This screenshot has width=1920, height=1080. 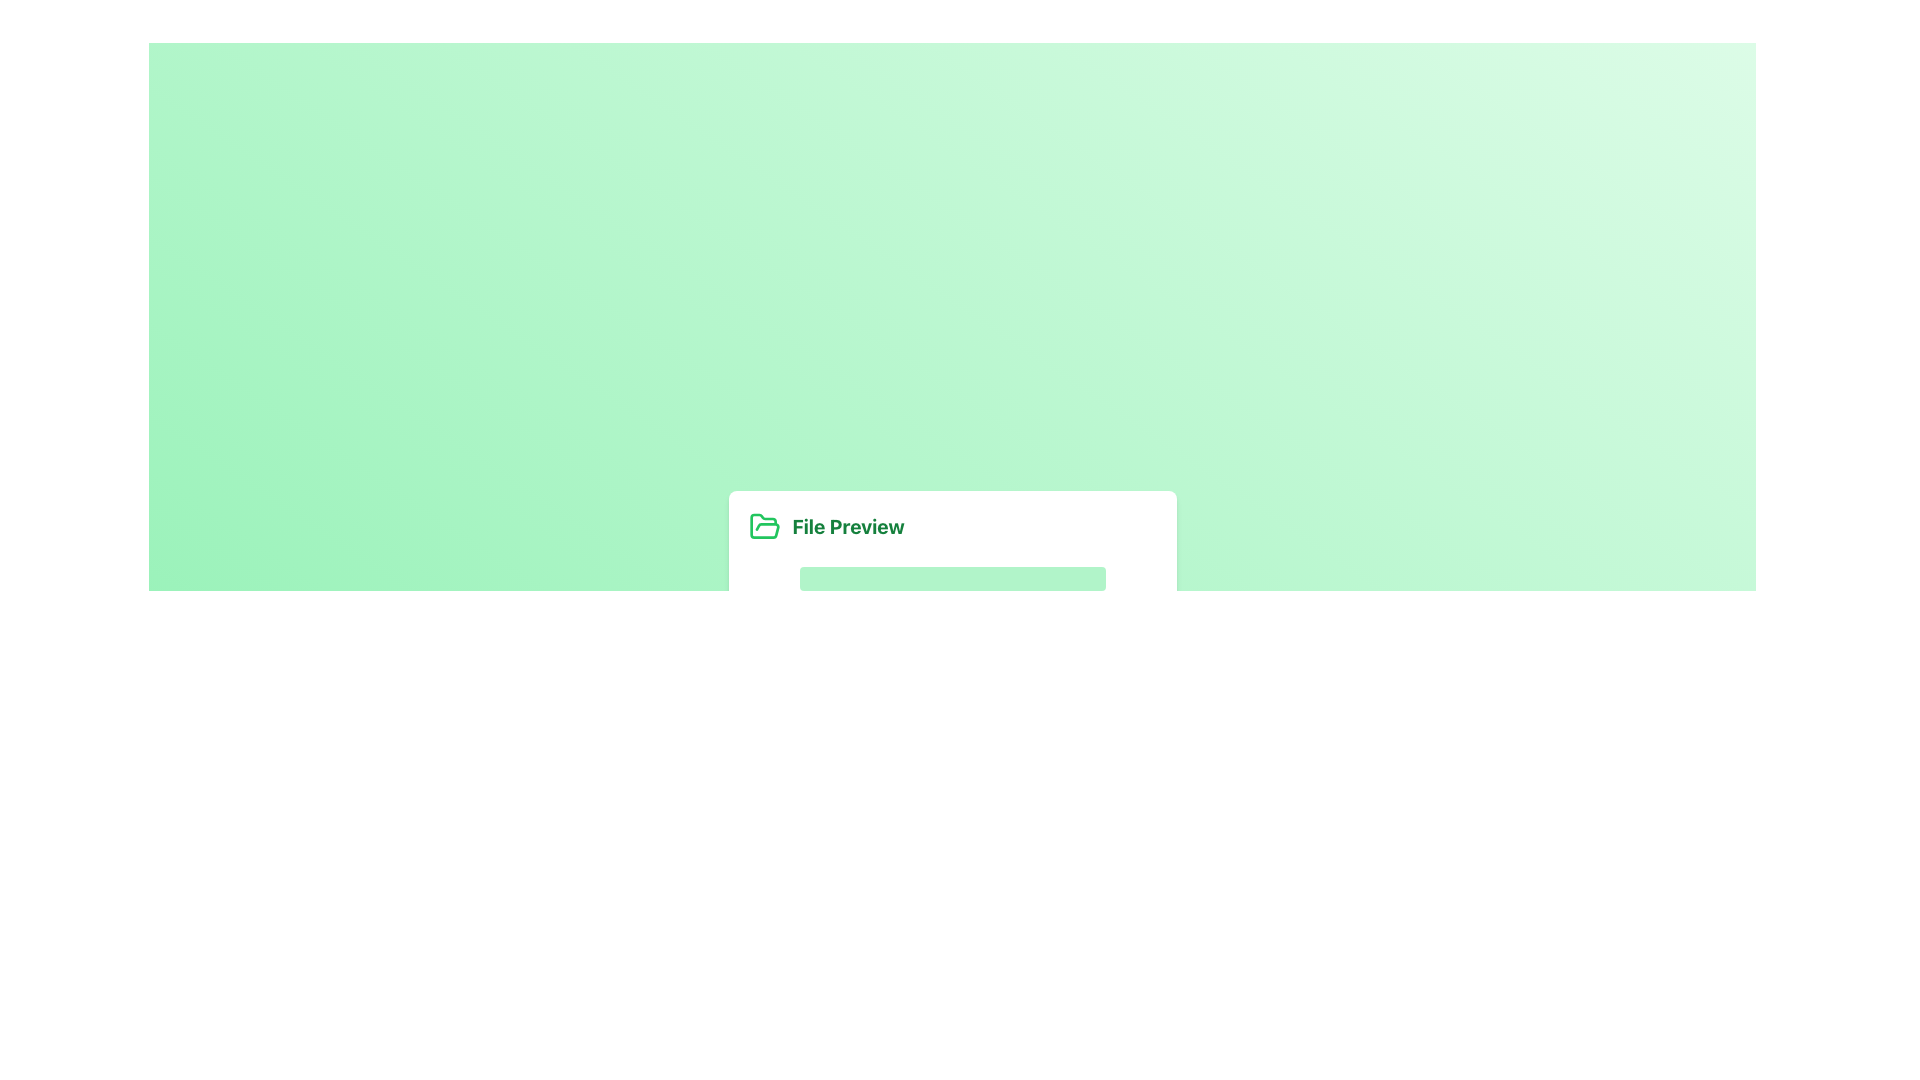 What do you see at coordinates (848, 526) in the screenshot?
I see `the text label displaying 'File Preview' in bold, large green font, indicating its importance as a header` at bounding box center [848, 526].